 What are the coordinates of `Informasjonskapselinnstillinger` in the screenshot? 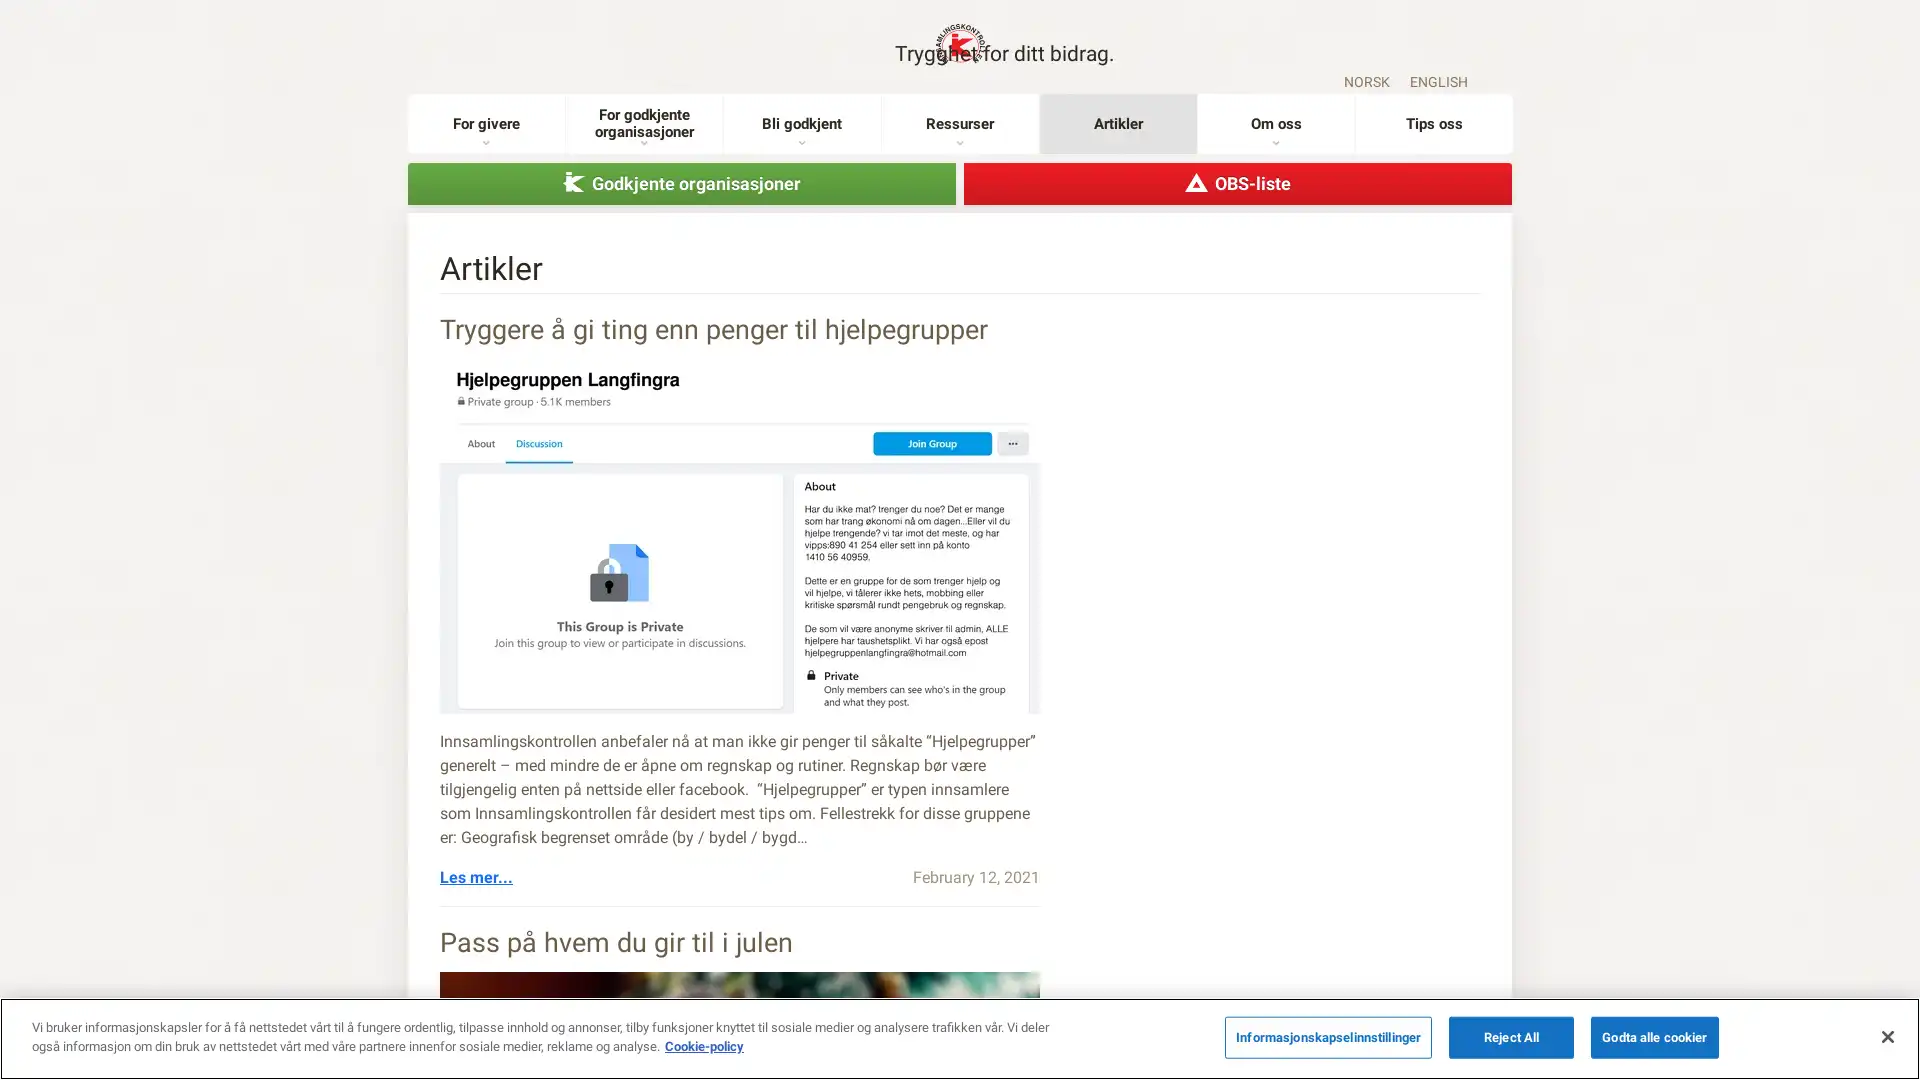 It's located at (1328, 1036).